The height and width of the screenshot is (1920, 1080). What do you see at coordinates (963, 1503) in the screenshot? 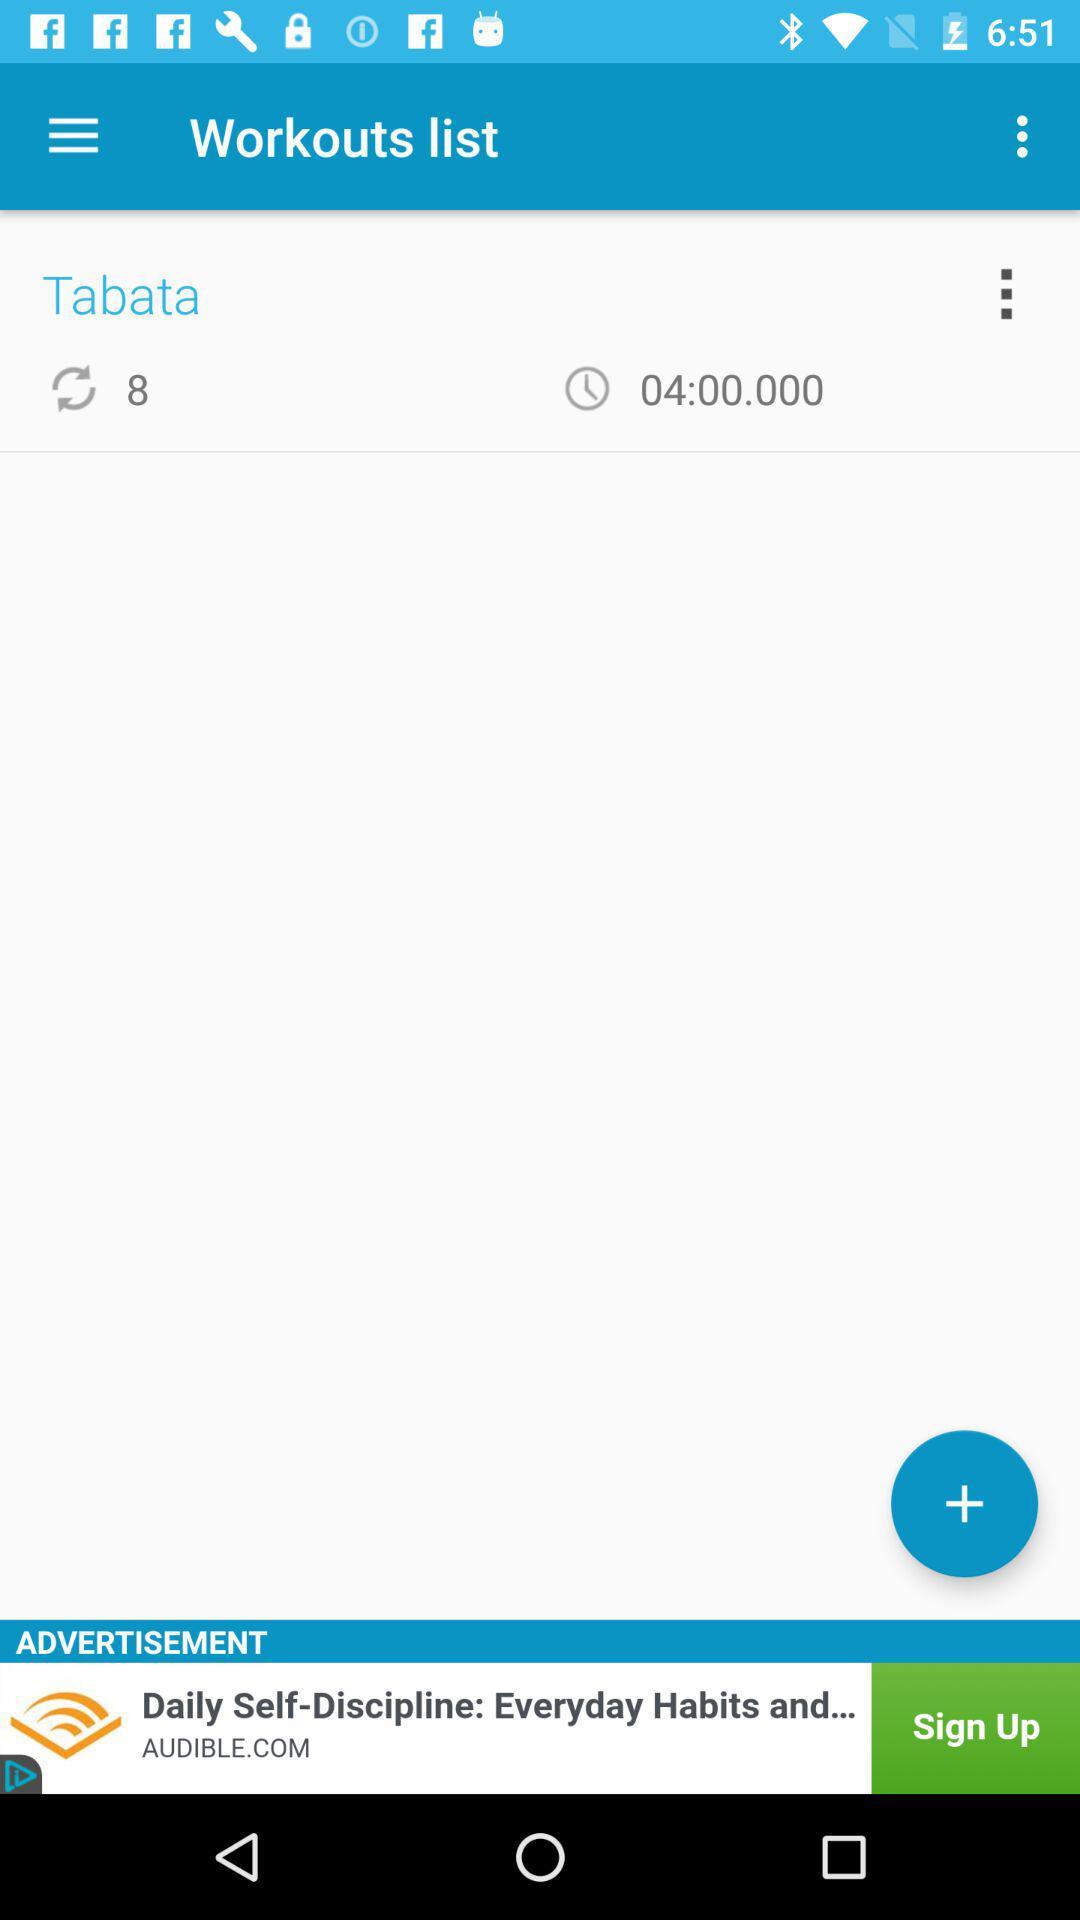
I see `item below 04:00.000 icon` at bounding box center [963, 1503].